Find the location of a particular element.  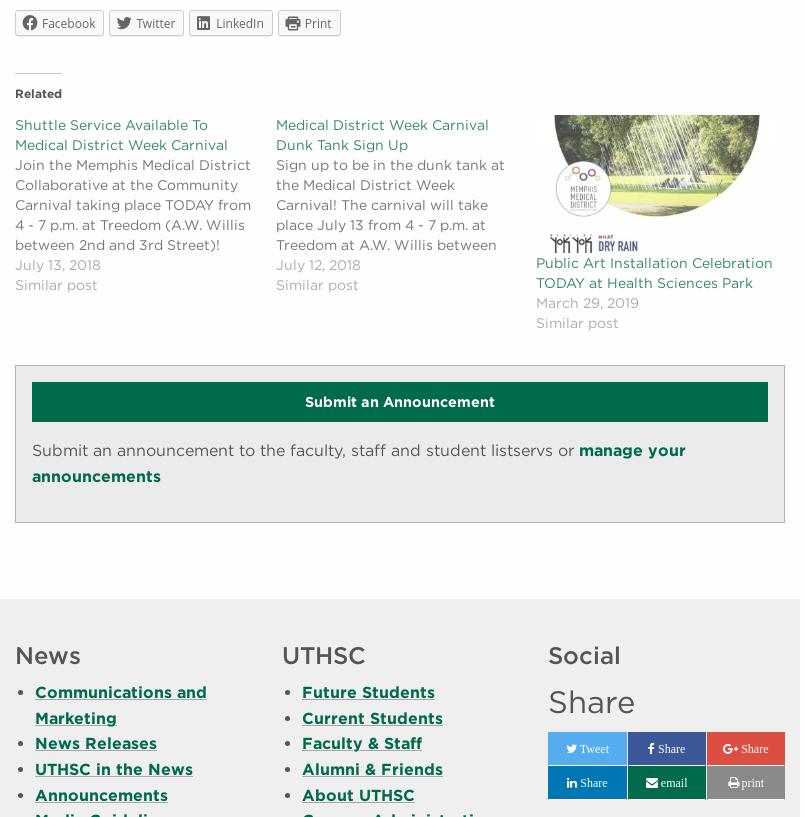

'News Releases' is located at coordinates (35, 743).